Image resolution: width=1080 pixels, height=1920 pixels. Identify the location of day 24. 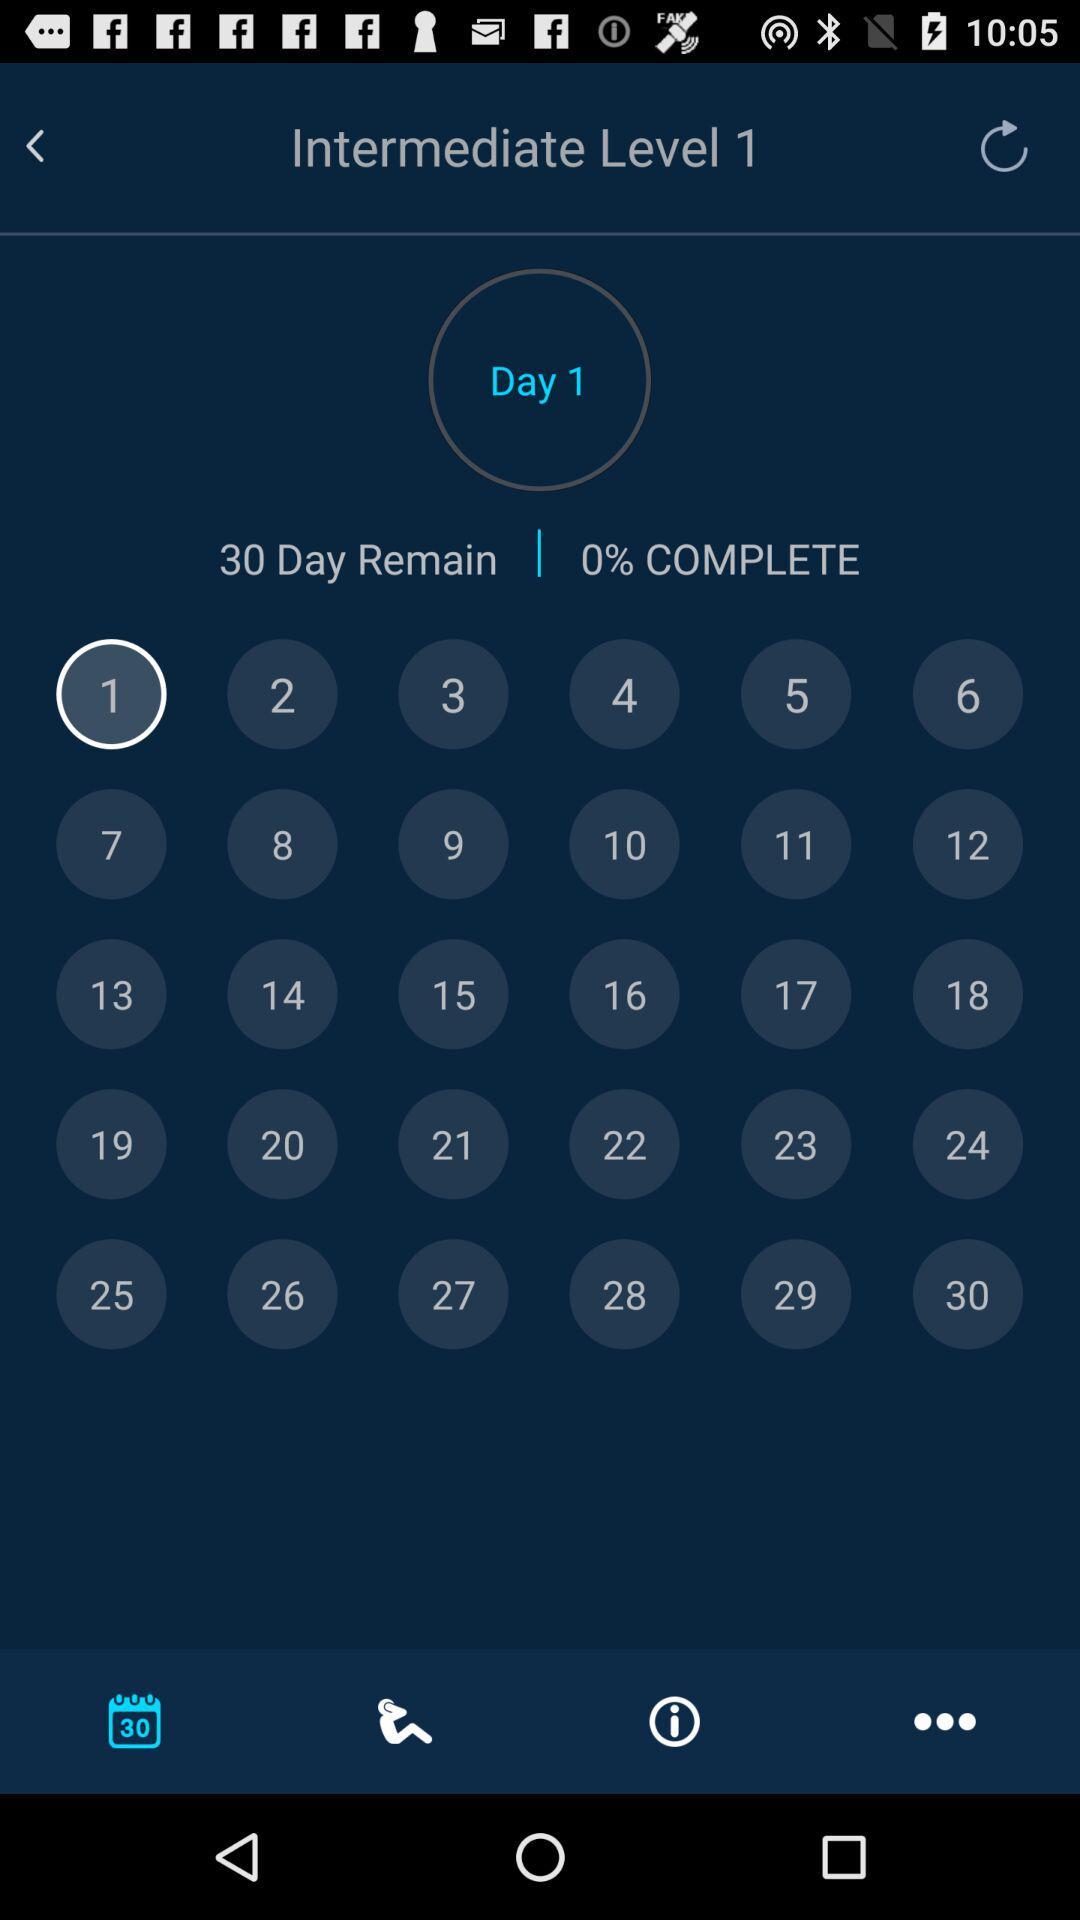
(966, 1144).